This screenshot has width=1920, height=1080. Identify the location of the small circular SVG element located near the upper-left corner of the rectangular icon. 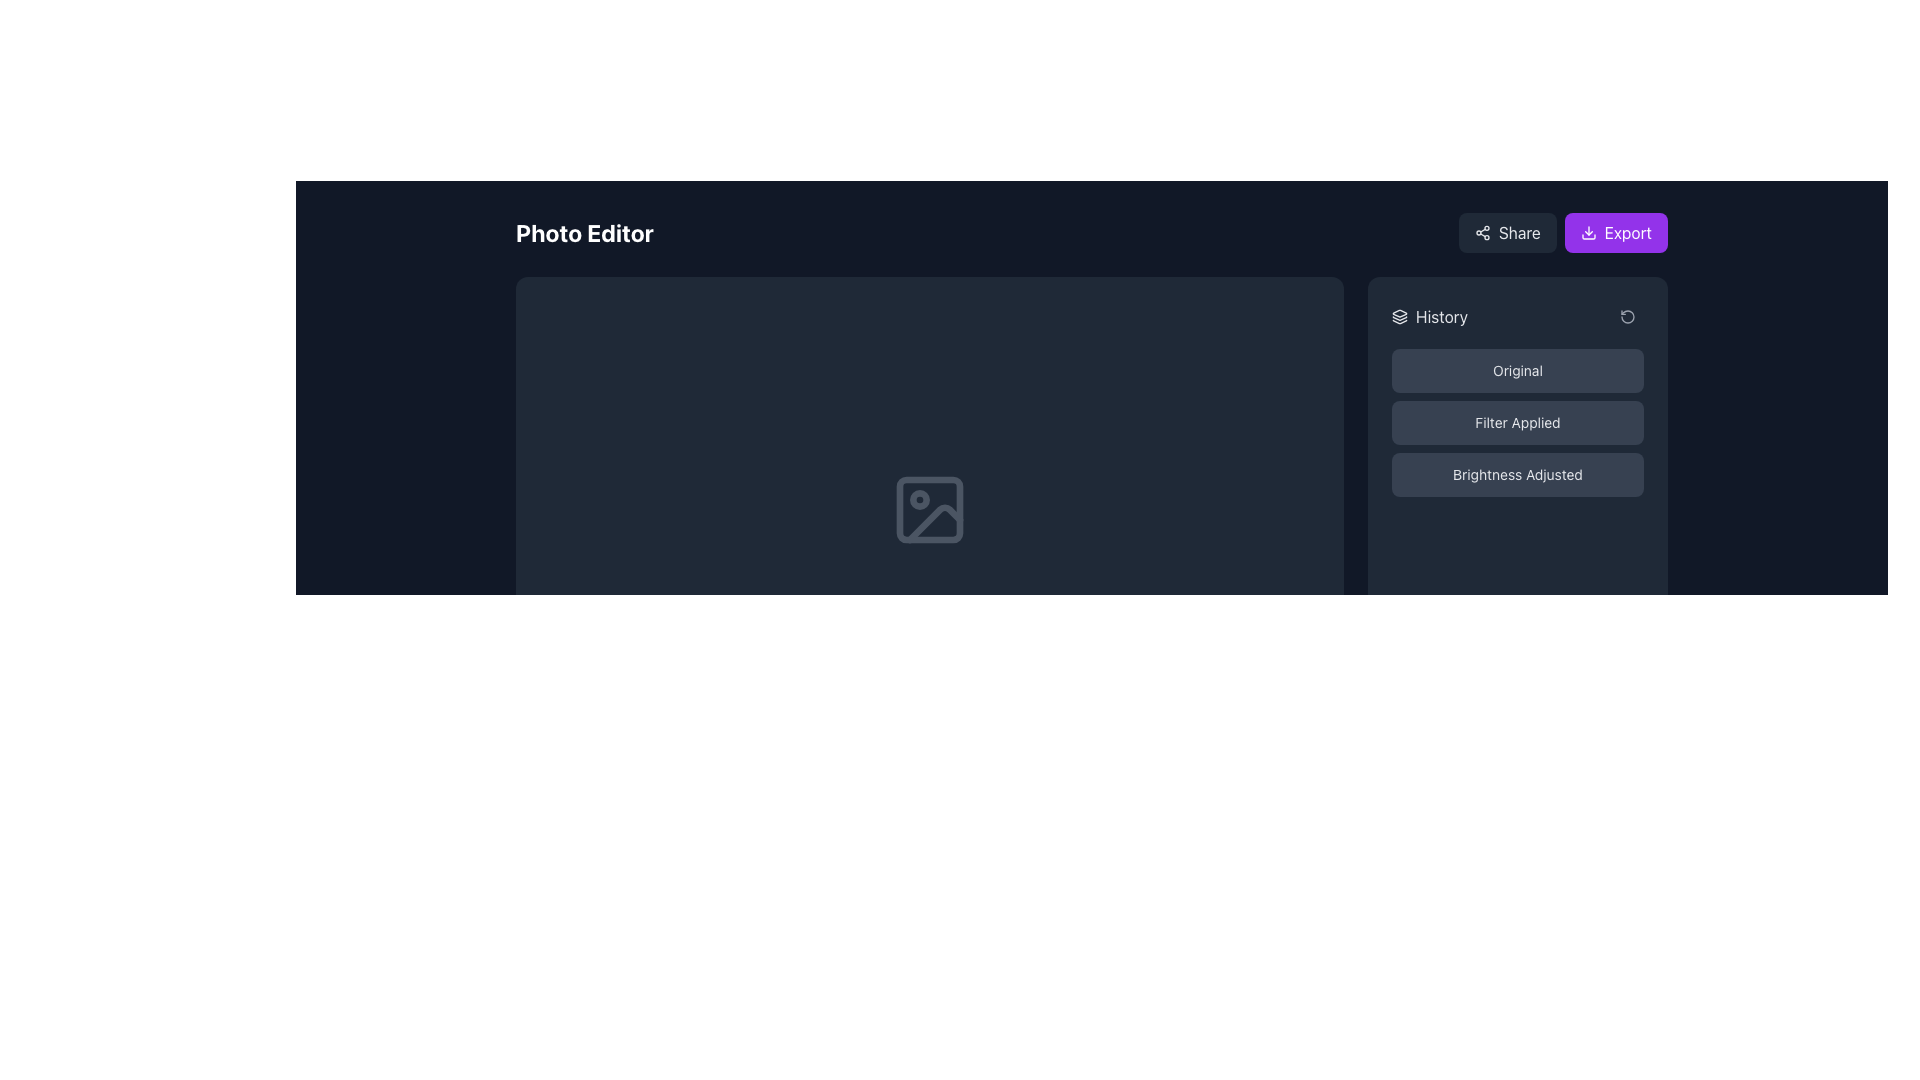
(919, 498).